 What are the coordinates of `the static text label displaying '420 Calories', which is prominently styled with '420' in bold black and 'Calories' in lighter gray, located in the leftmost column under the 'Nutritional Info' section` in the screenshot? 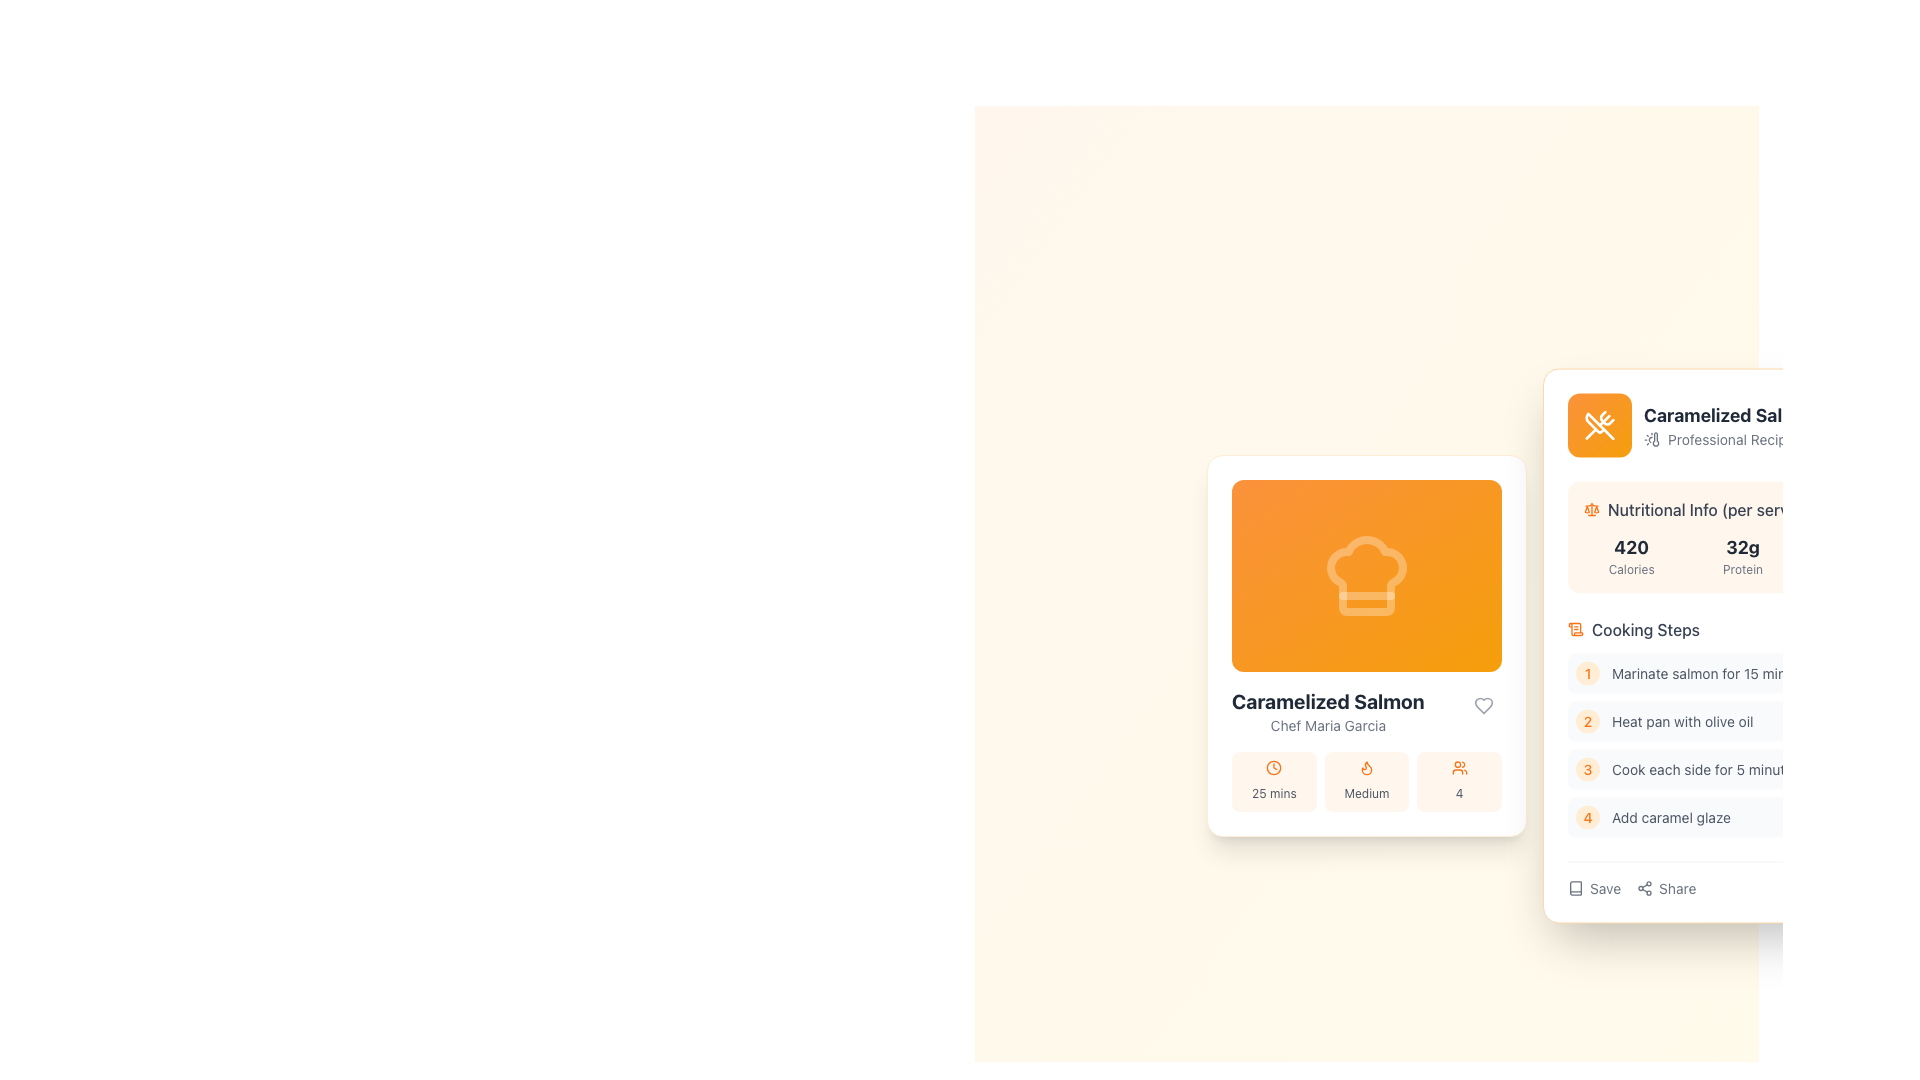 It's located at (1631, 555).